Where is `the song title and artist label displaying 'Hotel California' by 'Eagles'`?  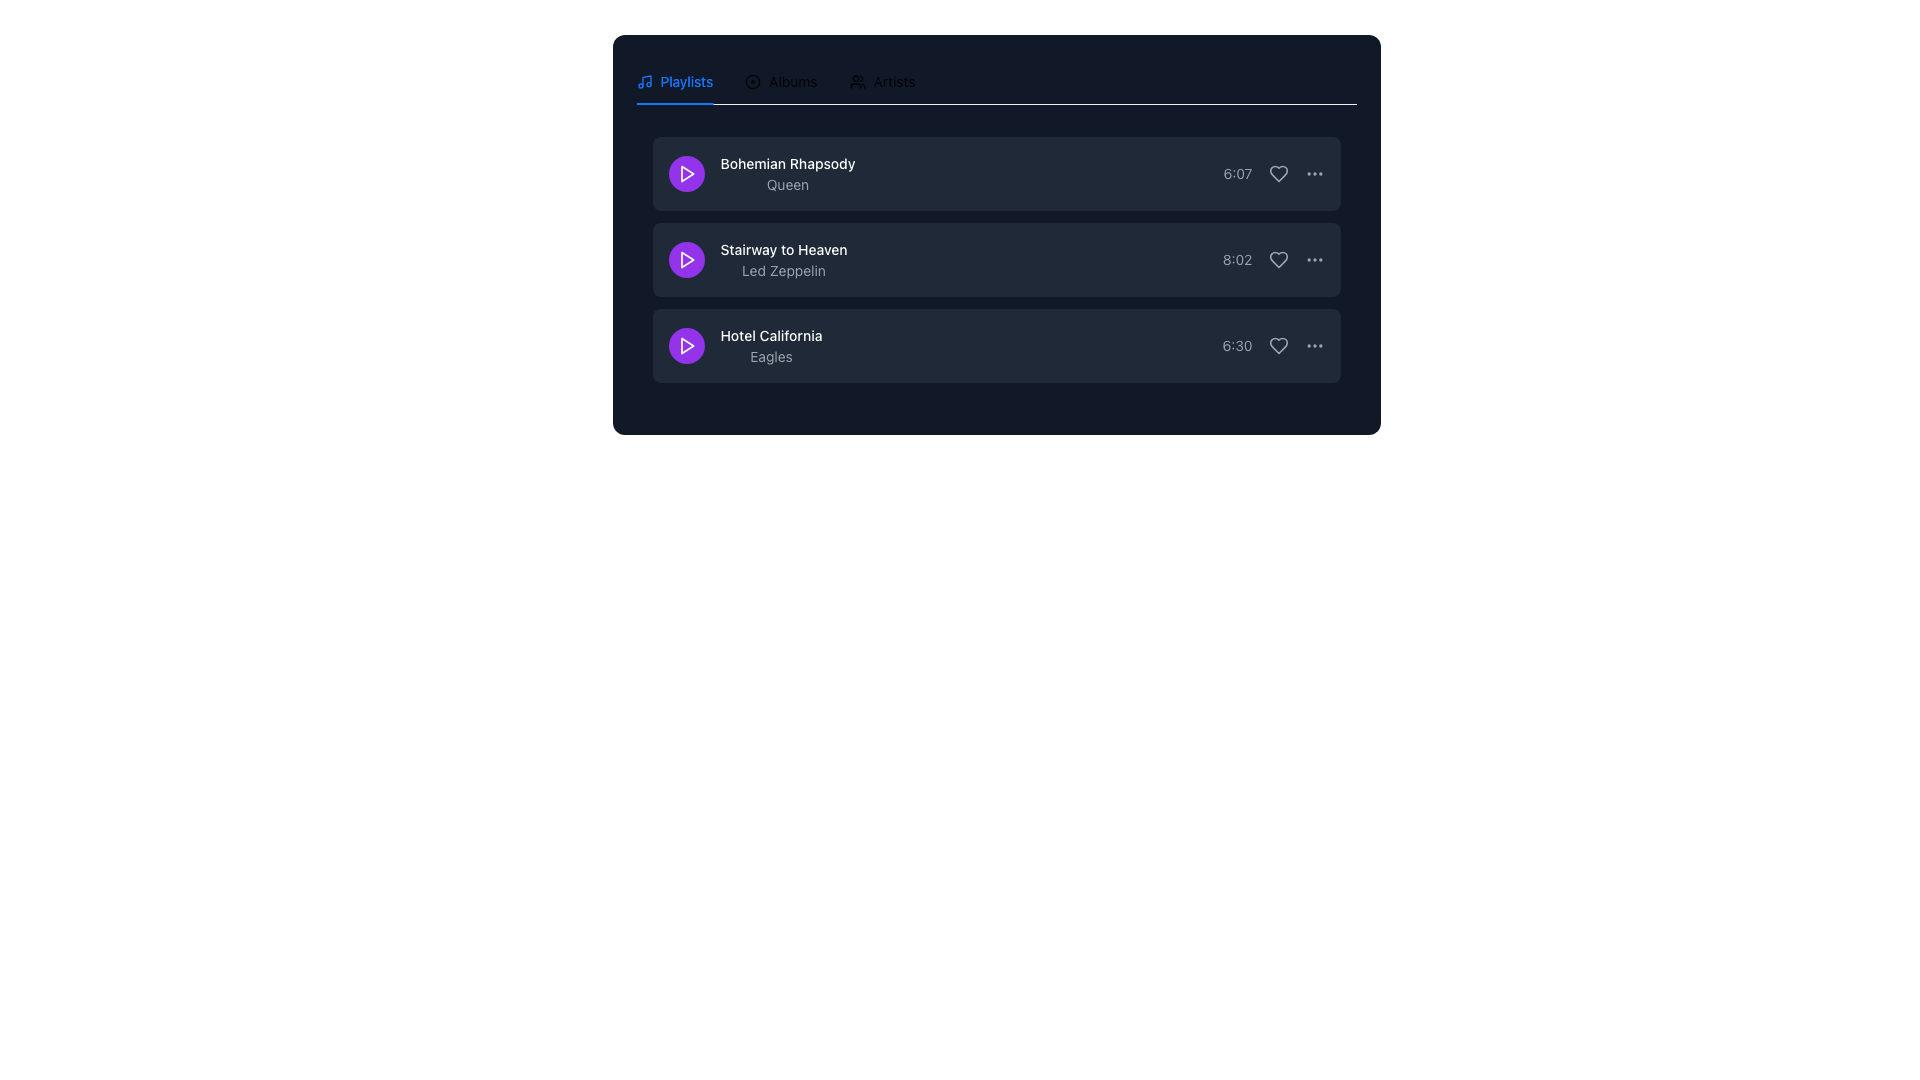
the song title and artist label displaying 'Hotel California' by 'Eagles' is located at coordinates (744, 345).